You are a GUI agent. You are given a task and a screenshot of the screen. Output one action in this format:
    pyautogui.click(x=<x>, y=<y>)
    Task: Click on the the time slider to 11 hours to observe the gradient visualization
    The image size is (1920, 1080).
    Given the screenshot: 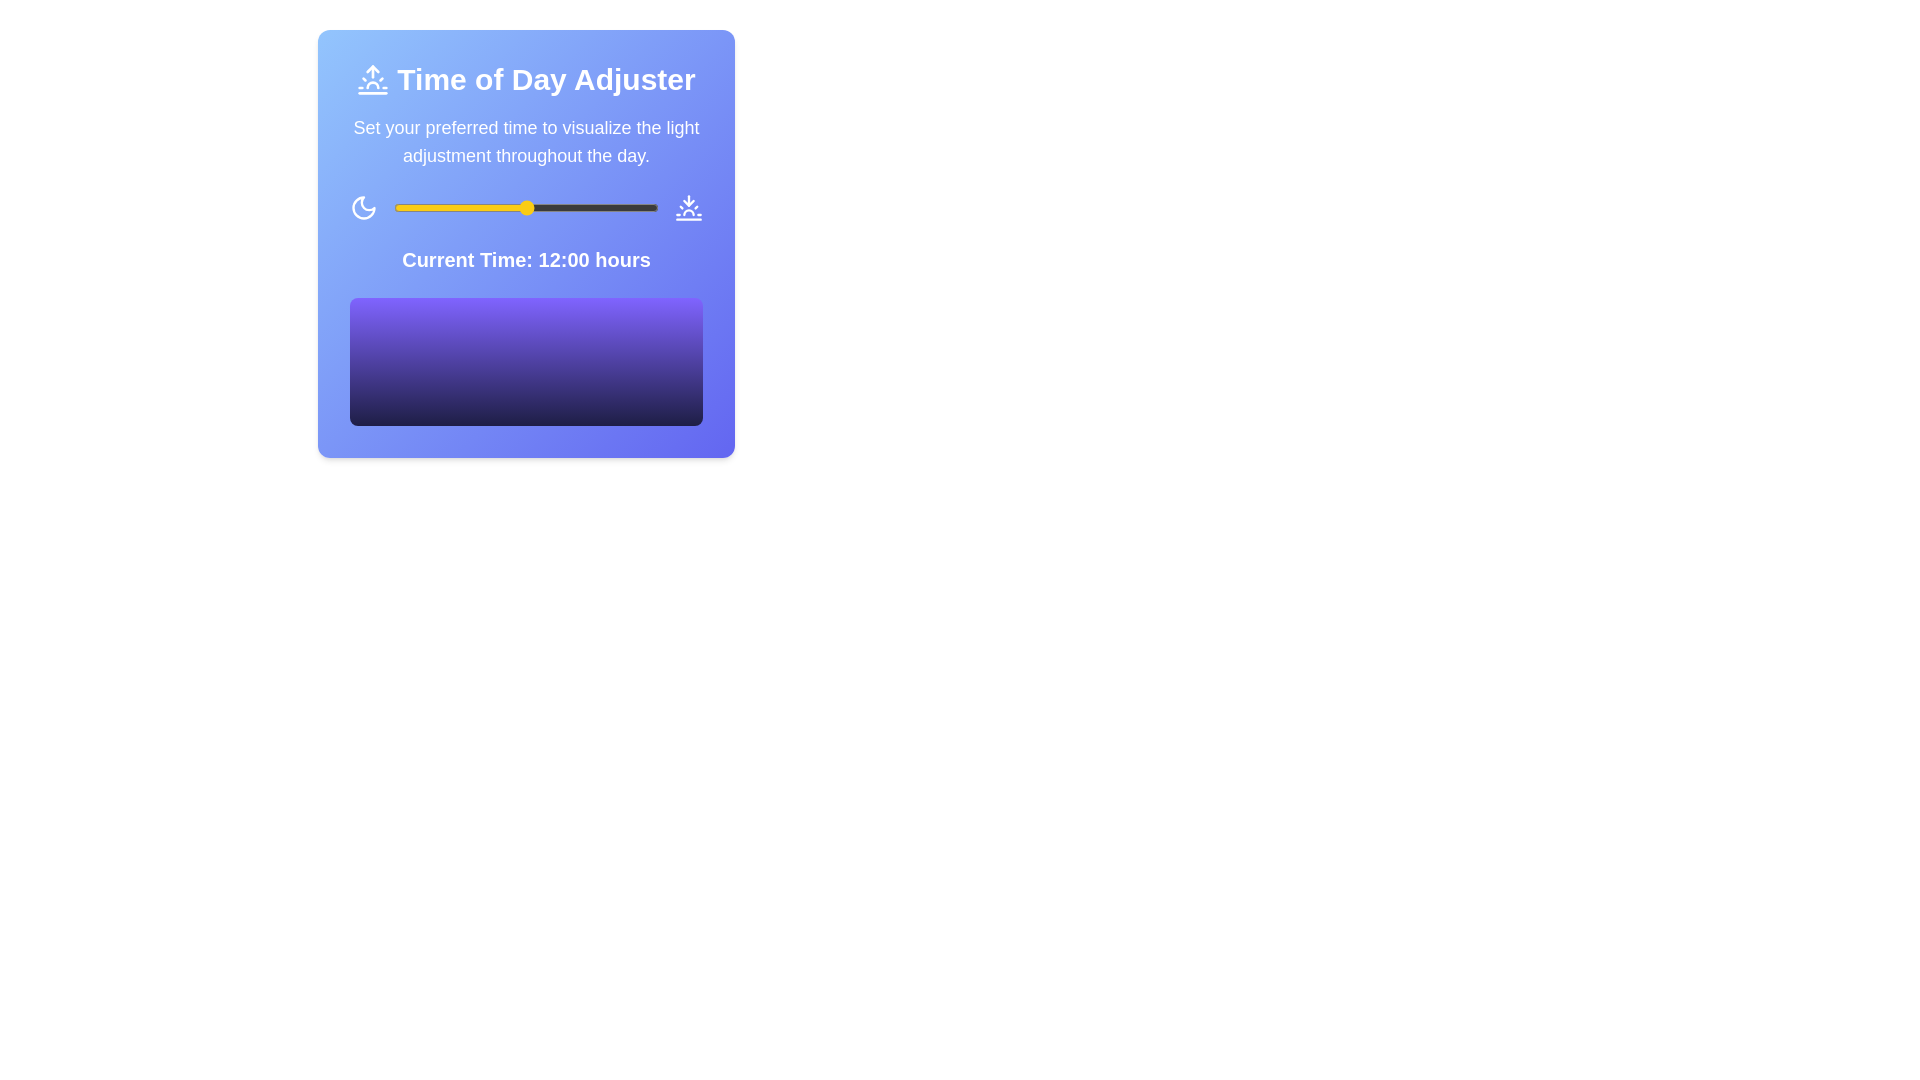 What is the action you would take?
    pyautogui.click(x=515, y=208)
    